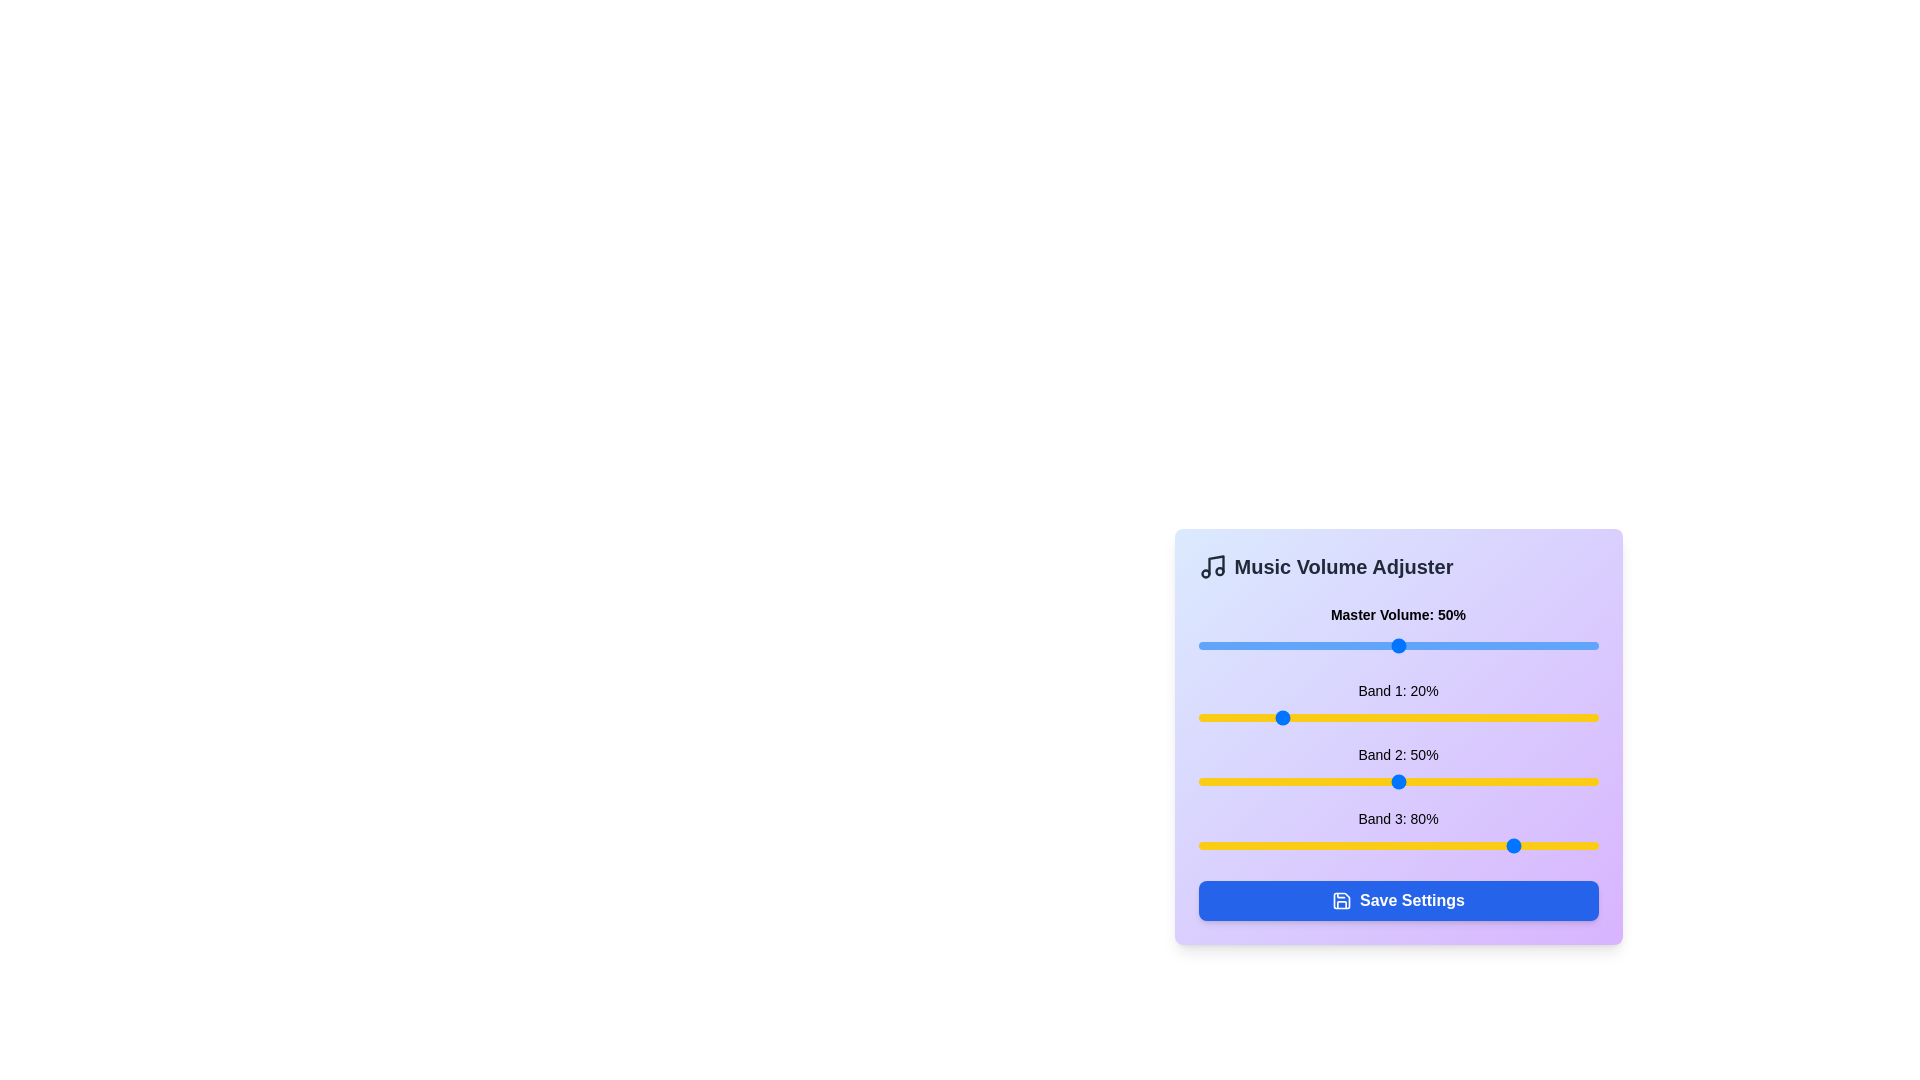  What do you see at coordinates (1314, 845) in the screenshot?
I see `Band 3 slider` at bounding box center [1314, 845].